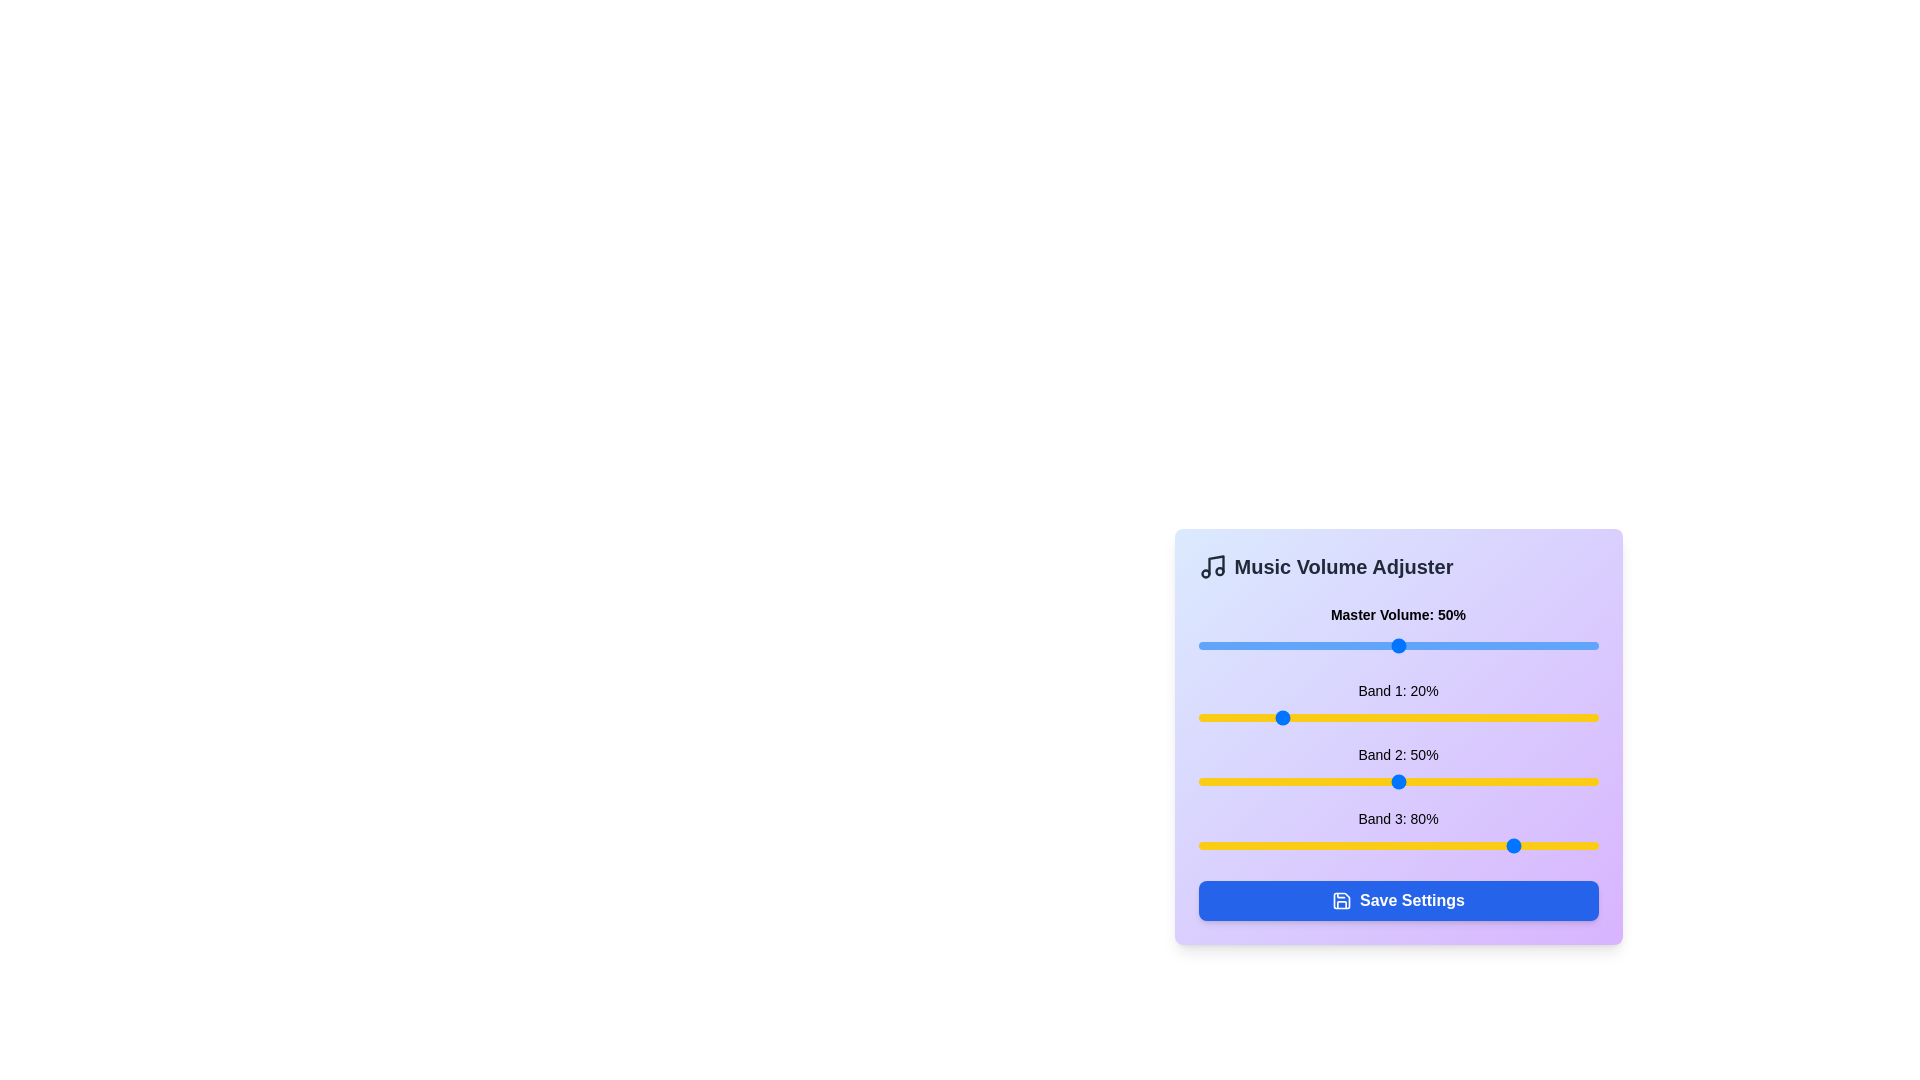  What do you see at coordinates (1314, 845) in the screenshot?
I see `Band 3 slider` at bounding box center [1314, 845].